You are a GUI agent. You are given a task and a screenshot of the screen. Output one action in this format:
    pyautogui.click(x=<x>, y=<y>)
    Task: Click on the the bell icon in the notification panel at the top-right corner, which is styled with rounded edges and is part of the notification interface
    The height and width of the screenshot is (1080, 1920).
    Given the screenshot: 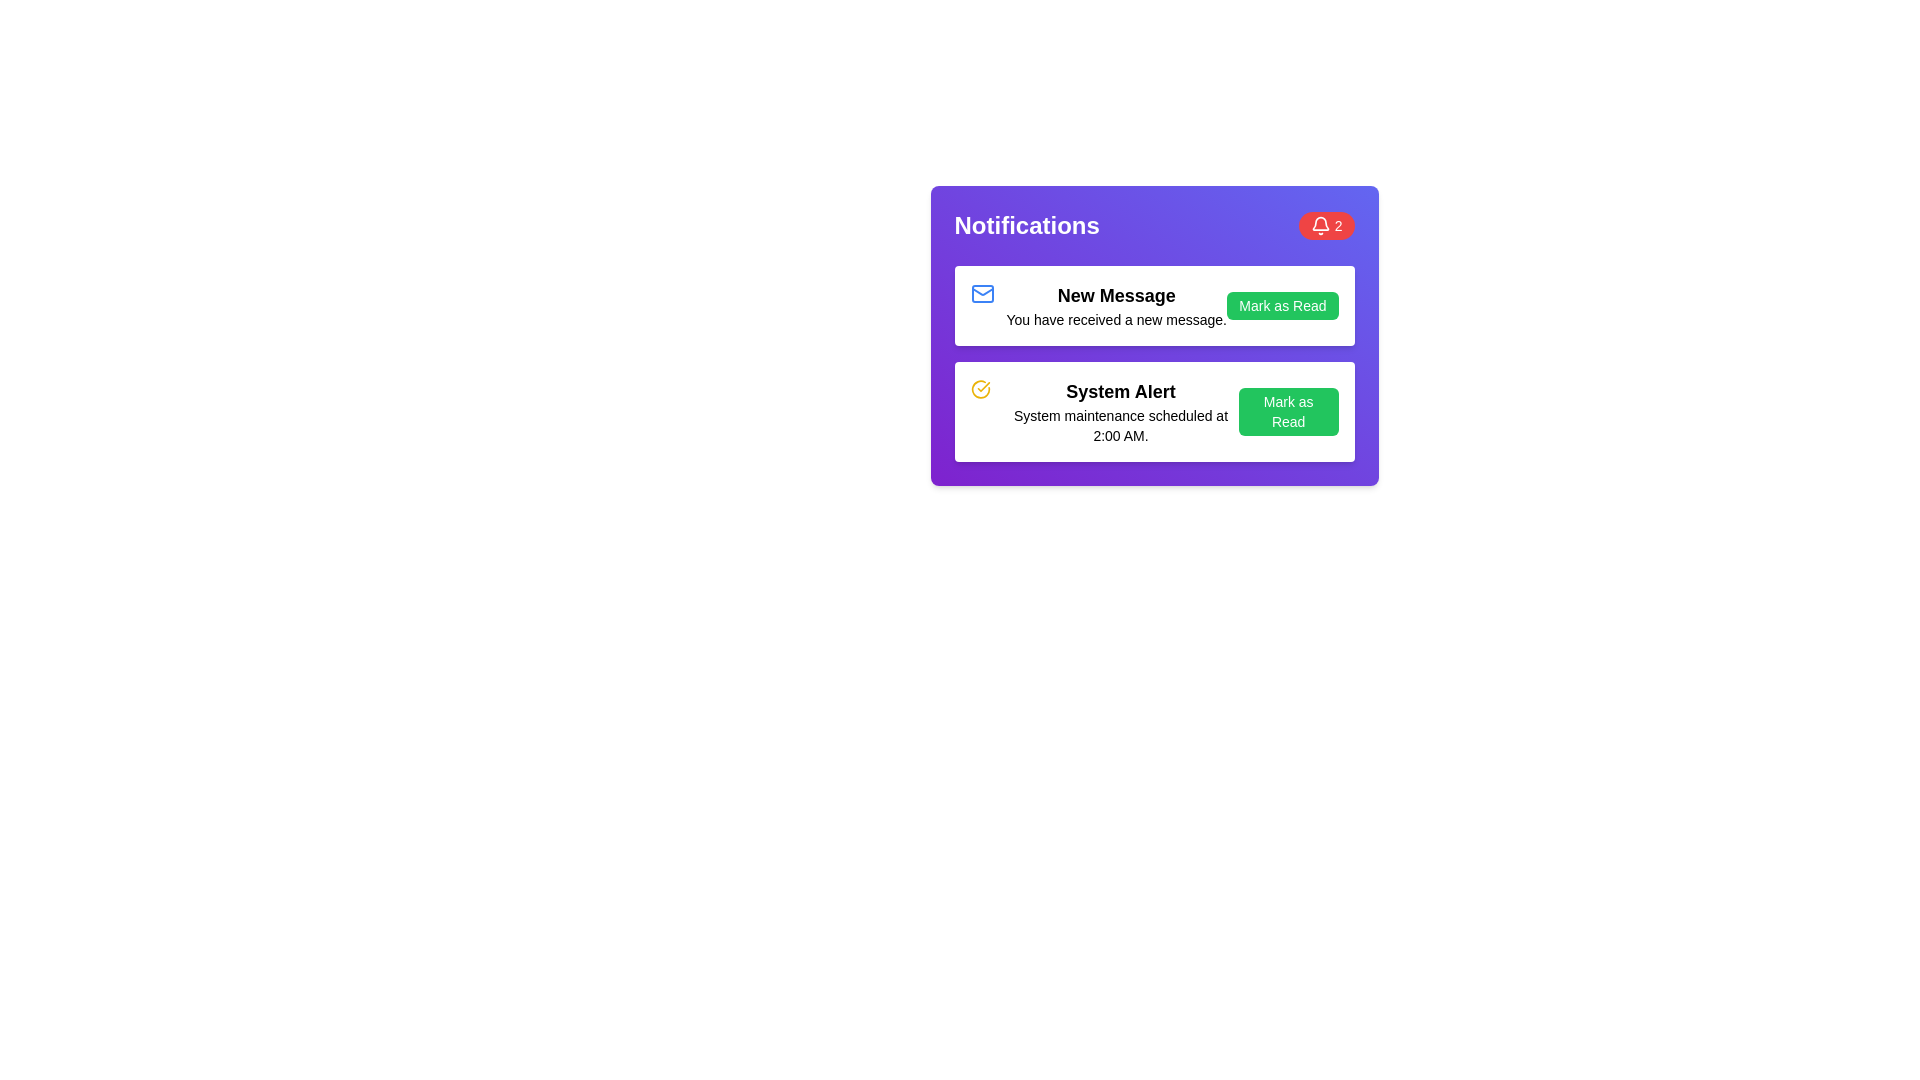 What is the action you would take?
    pyautogui.click(x=1320, y=223)
    